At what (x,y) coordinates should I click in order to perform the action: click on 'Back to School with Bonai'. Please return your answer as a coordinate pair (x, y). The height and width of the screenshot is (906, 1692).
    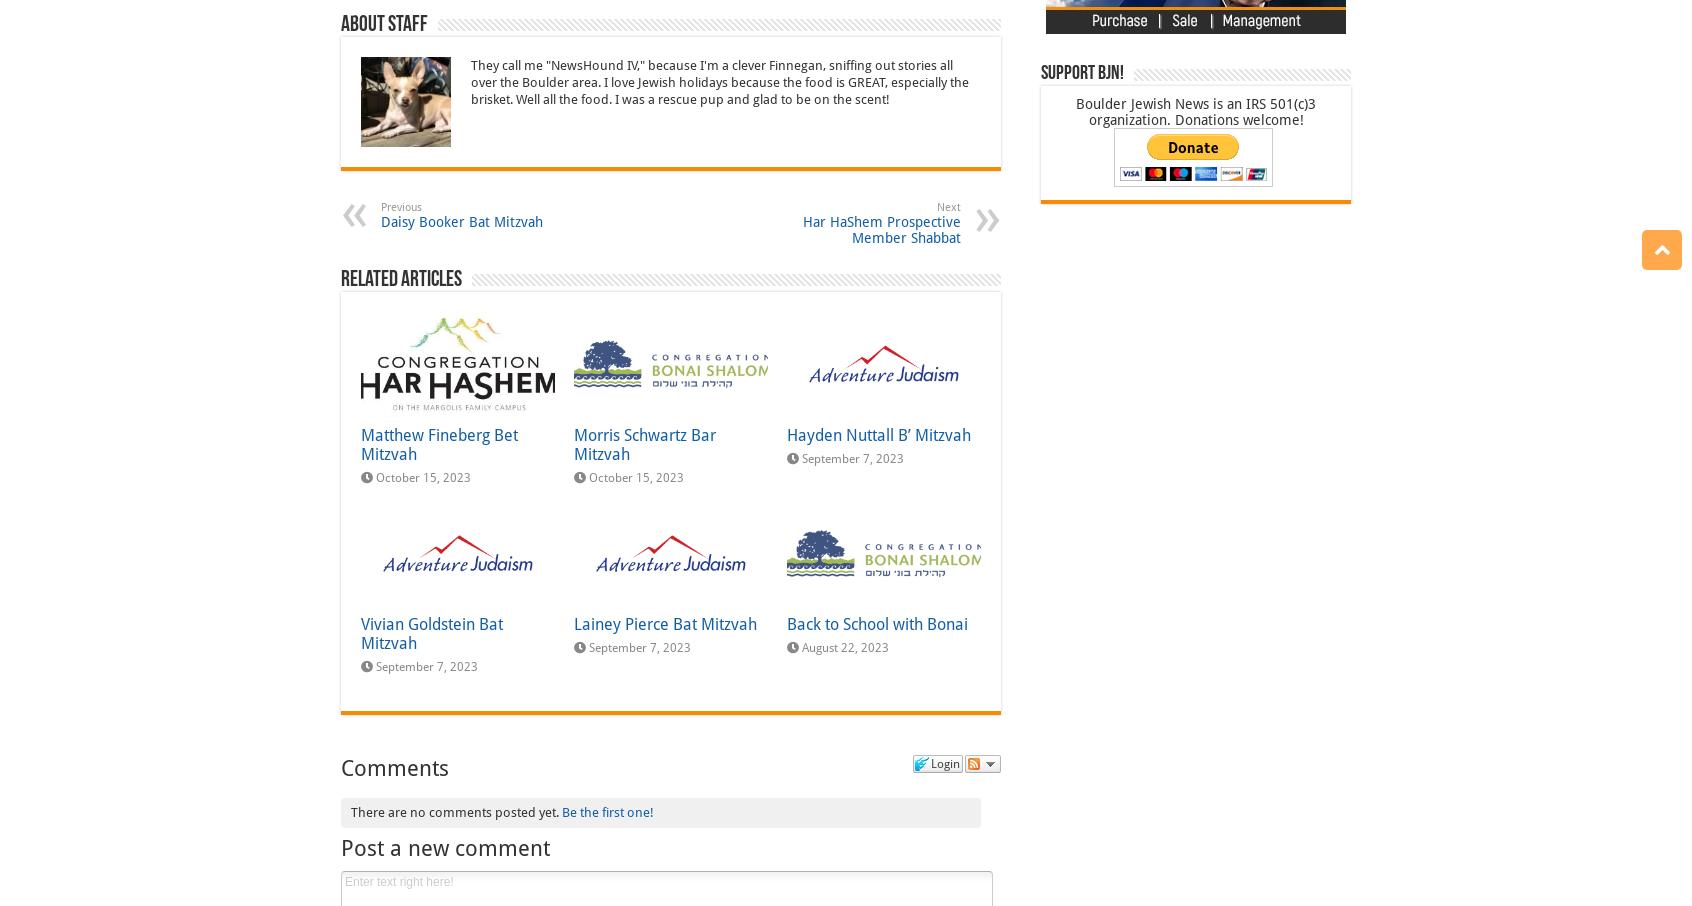
    Looking at the image, I should click on (875, 623).